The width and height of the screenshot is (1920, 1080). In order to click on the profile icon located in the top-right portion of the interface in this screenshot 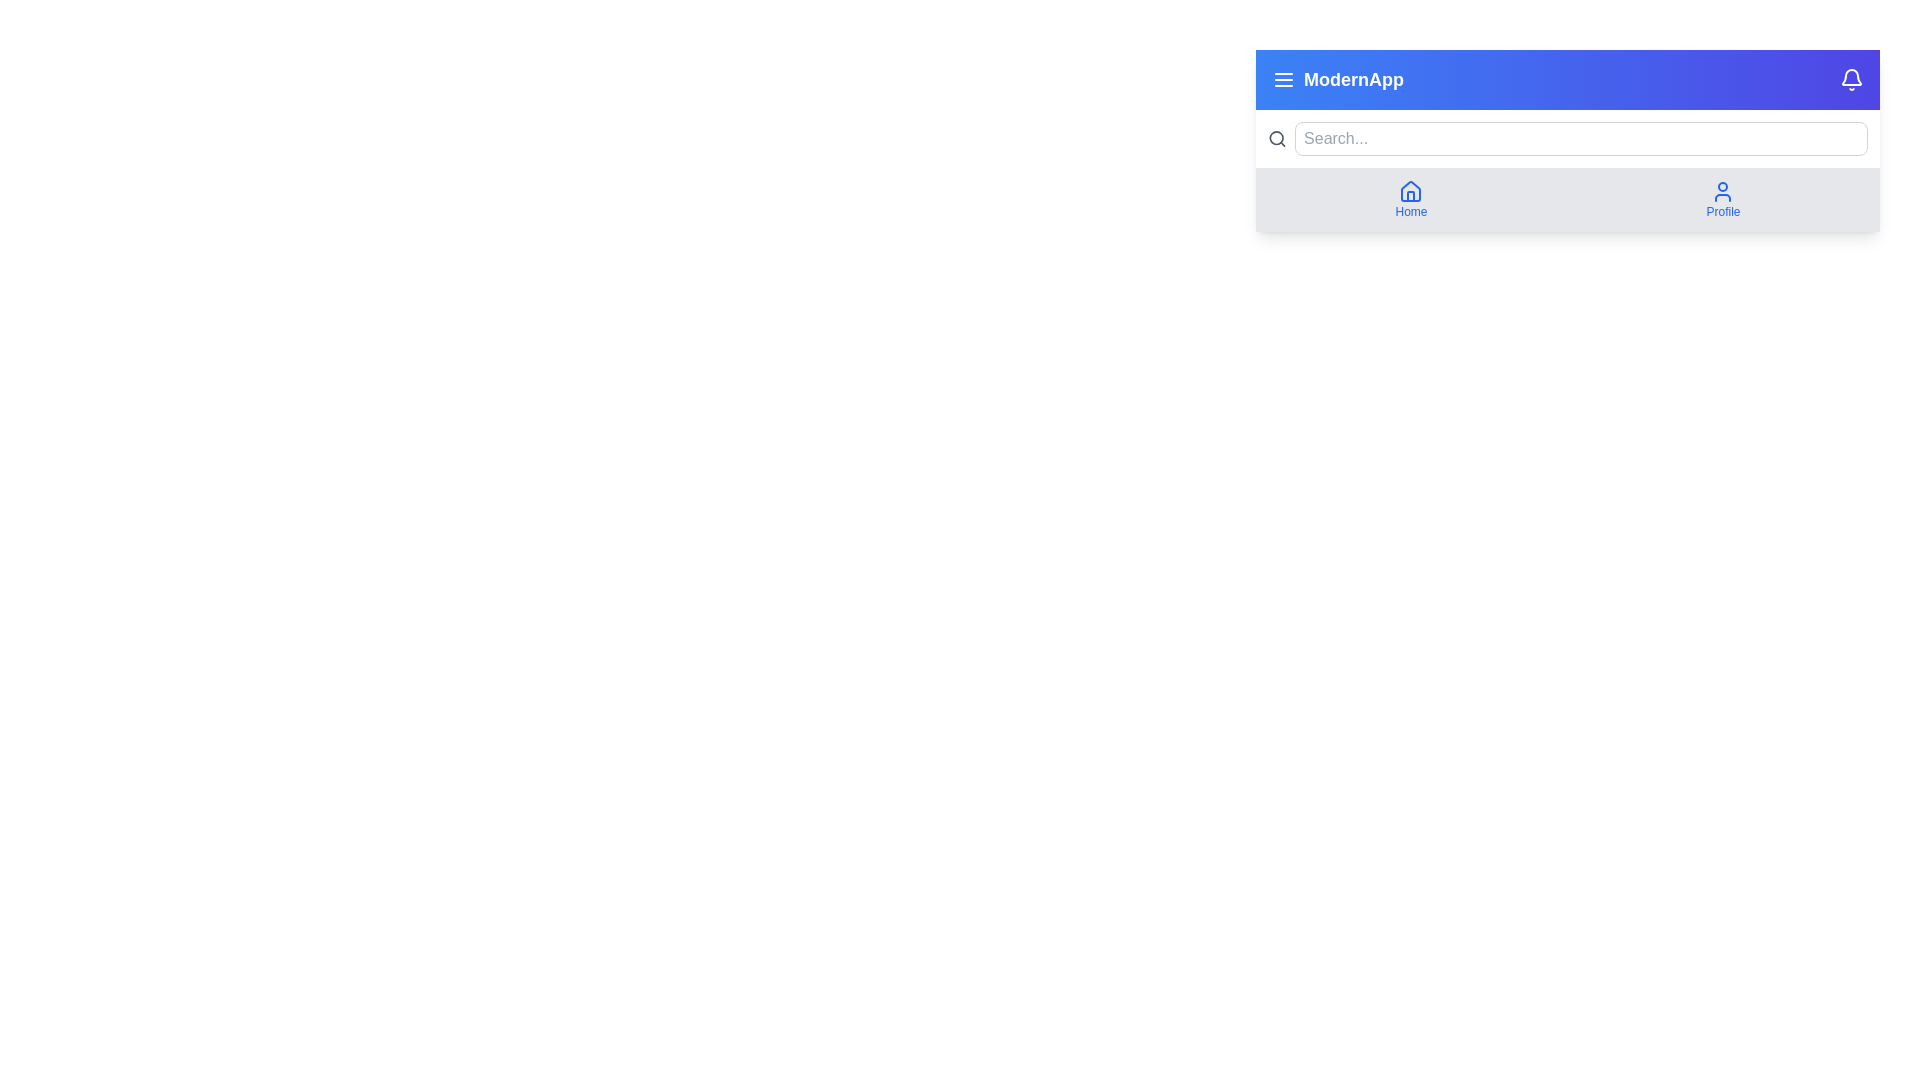, I will do `click(1722, 192)`.